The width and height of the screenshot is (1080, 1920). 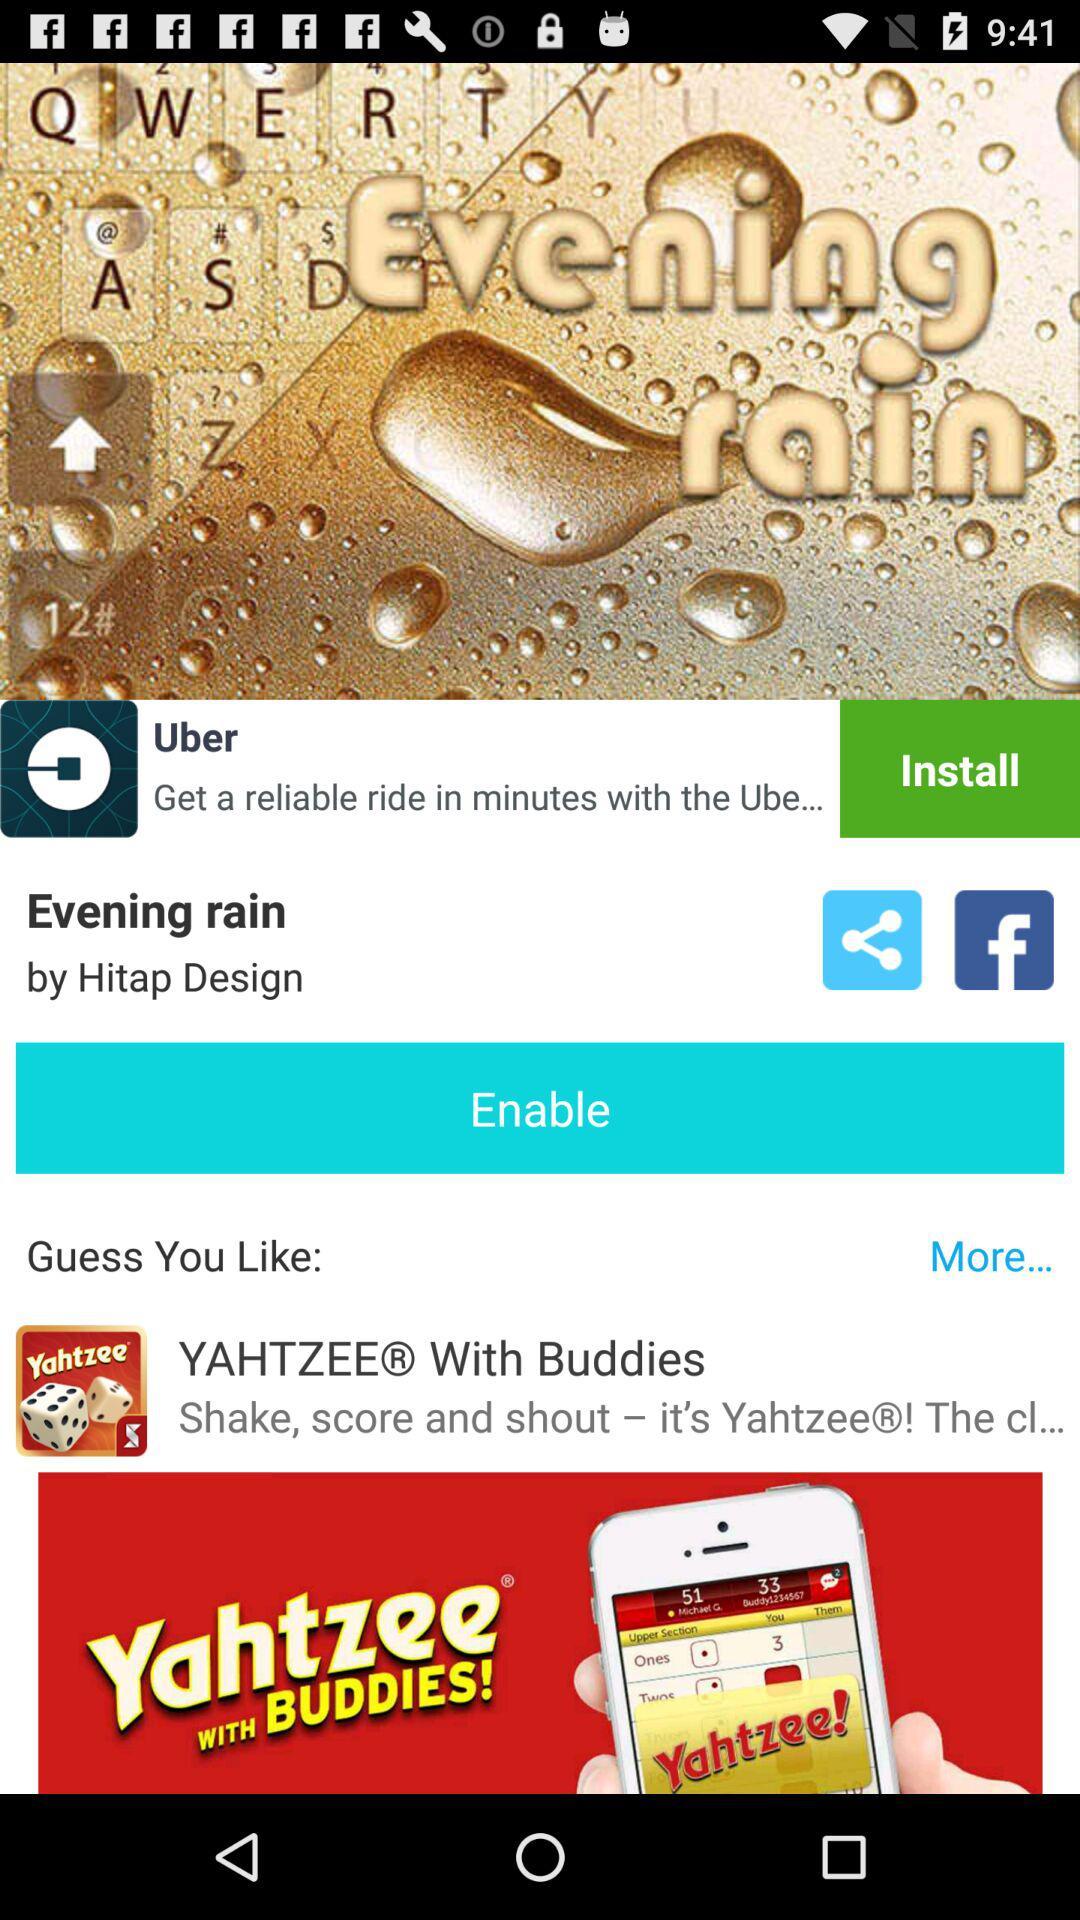 What do you see at coordinates (991, 1253) in the screenshot?
I see `the icon to the right of the guess you like: item` at bounding box center [991, 1253].